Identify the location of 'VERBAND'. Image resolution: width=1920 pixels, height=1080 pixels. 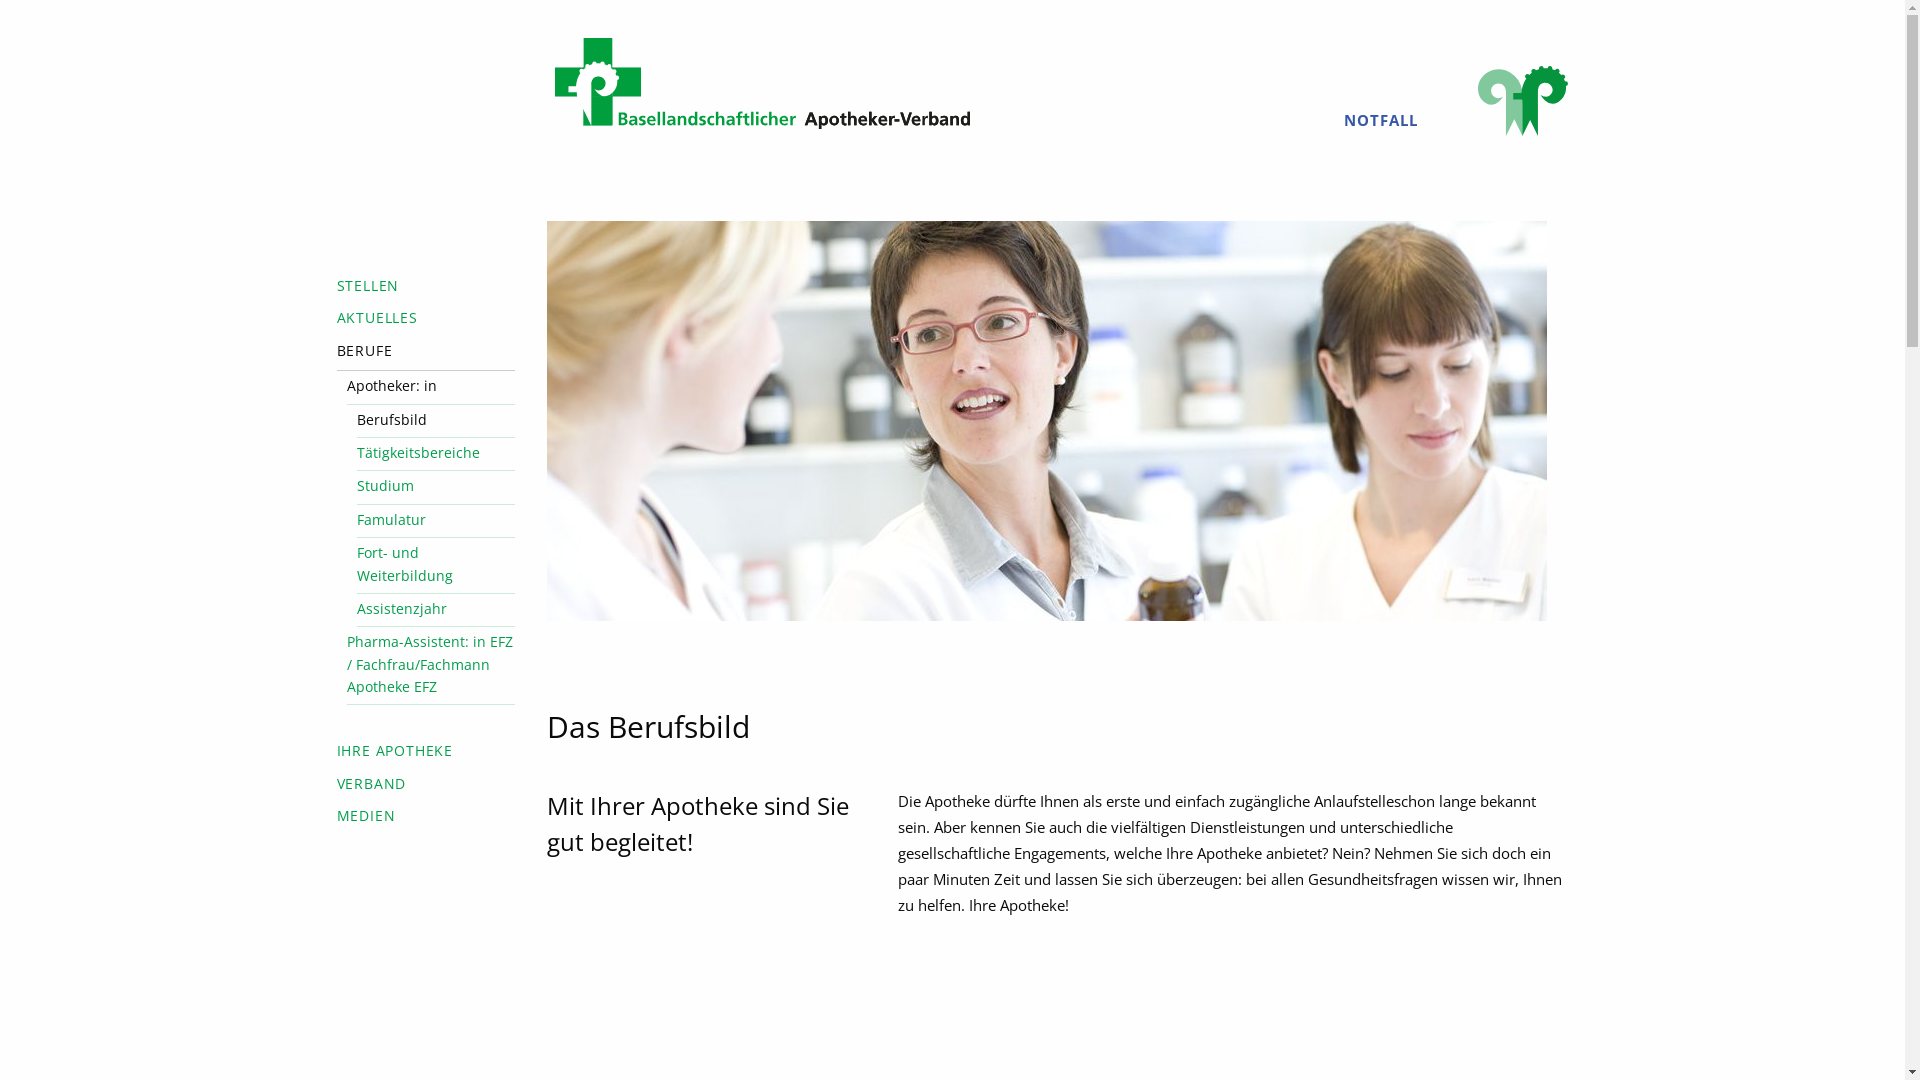
(336, 785).